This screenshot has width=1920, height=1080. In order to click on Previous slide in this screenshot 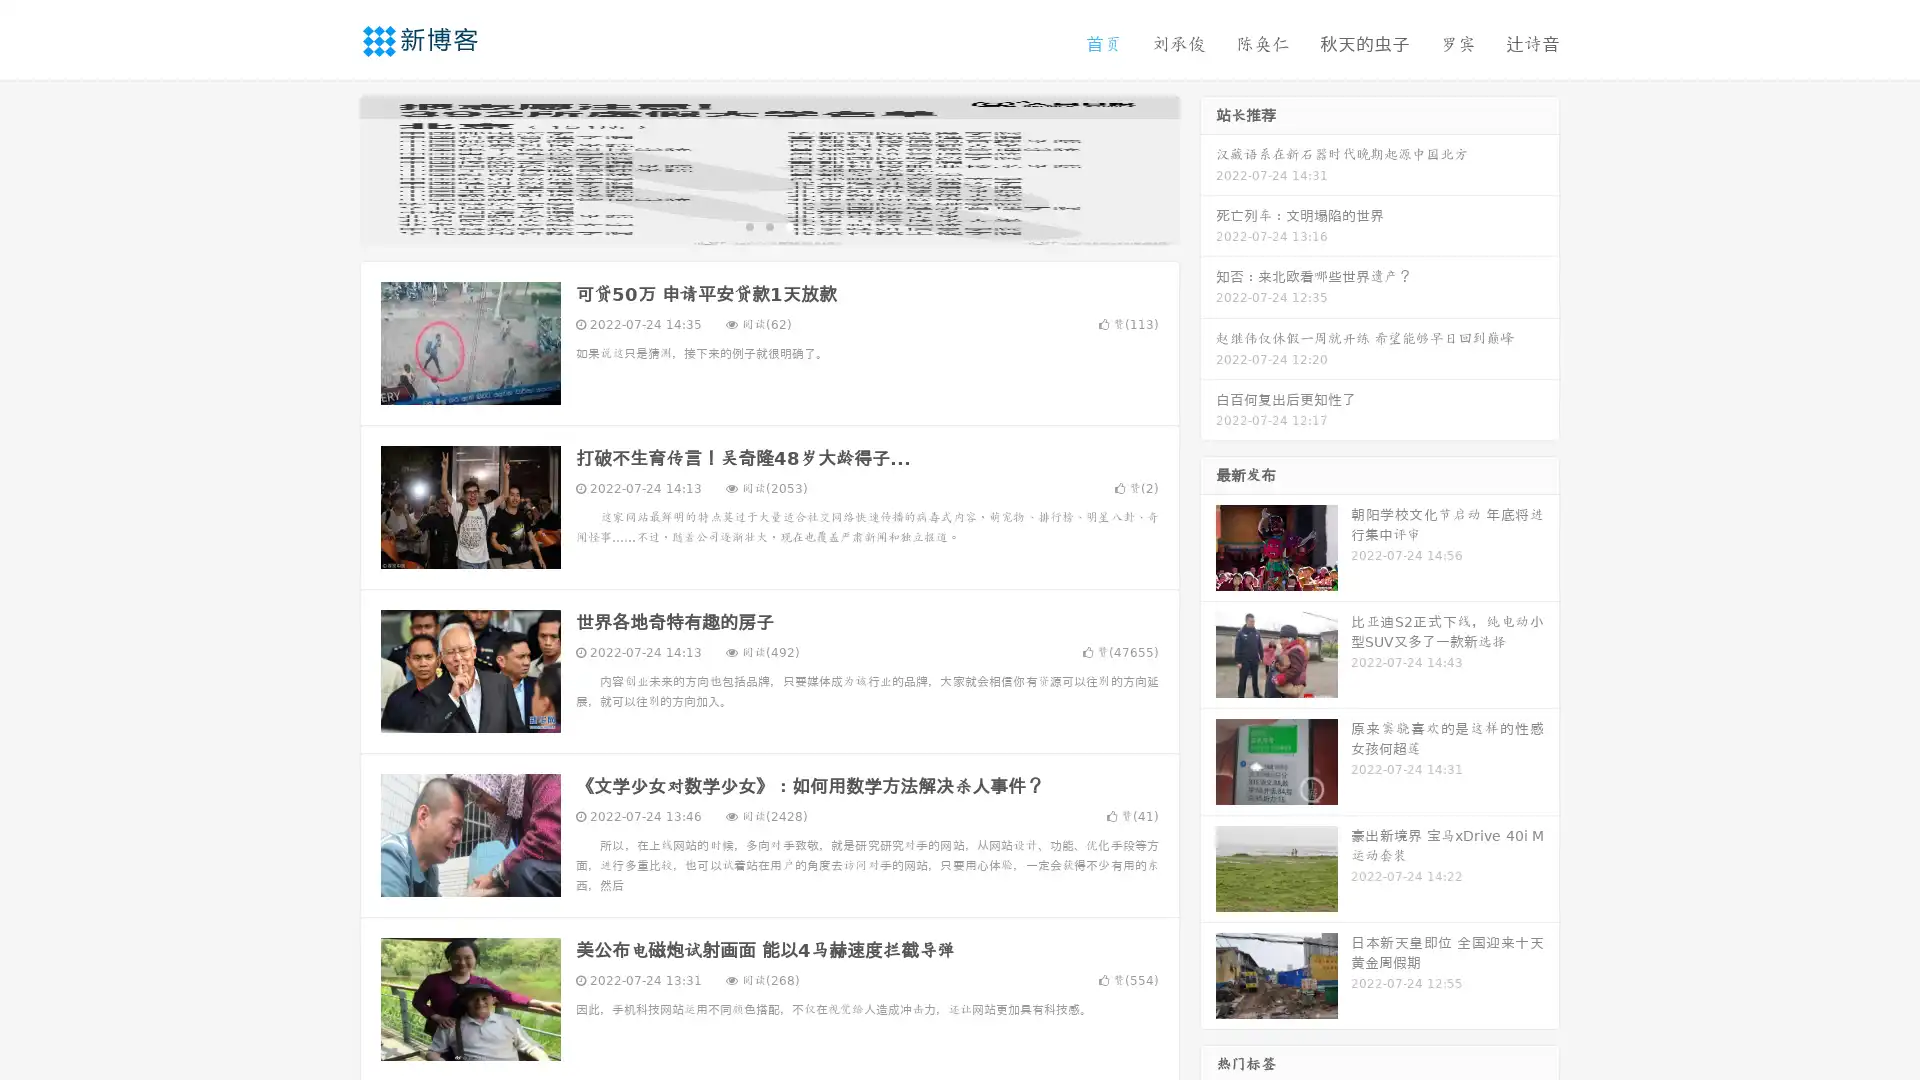, I will do `click(330, 168)`.